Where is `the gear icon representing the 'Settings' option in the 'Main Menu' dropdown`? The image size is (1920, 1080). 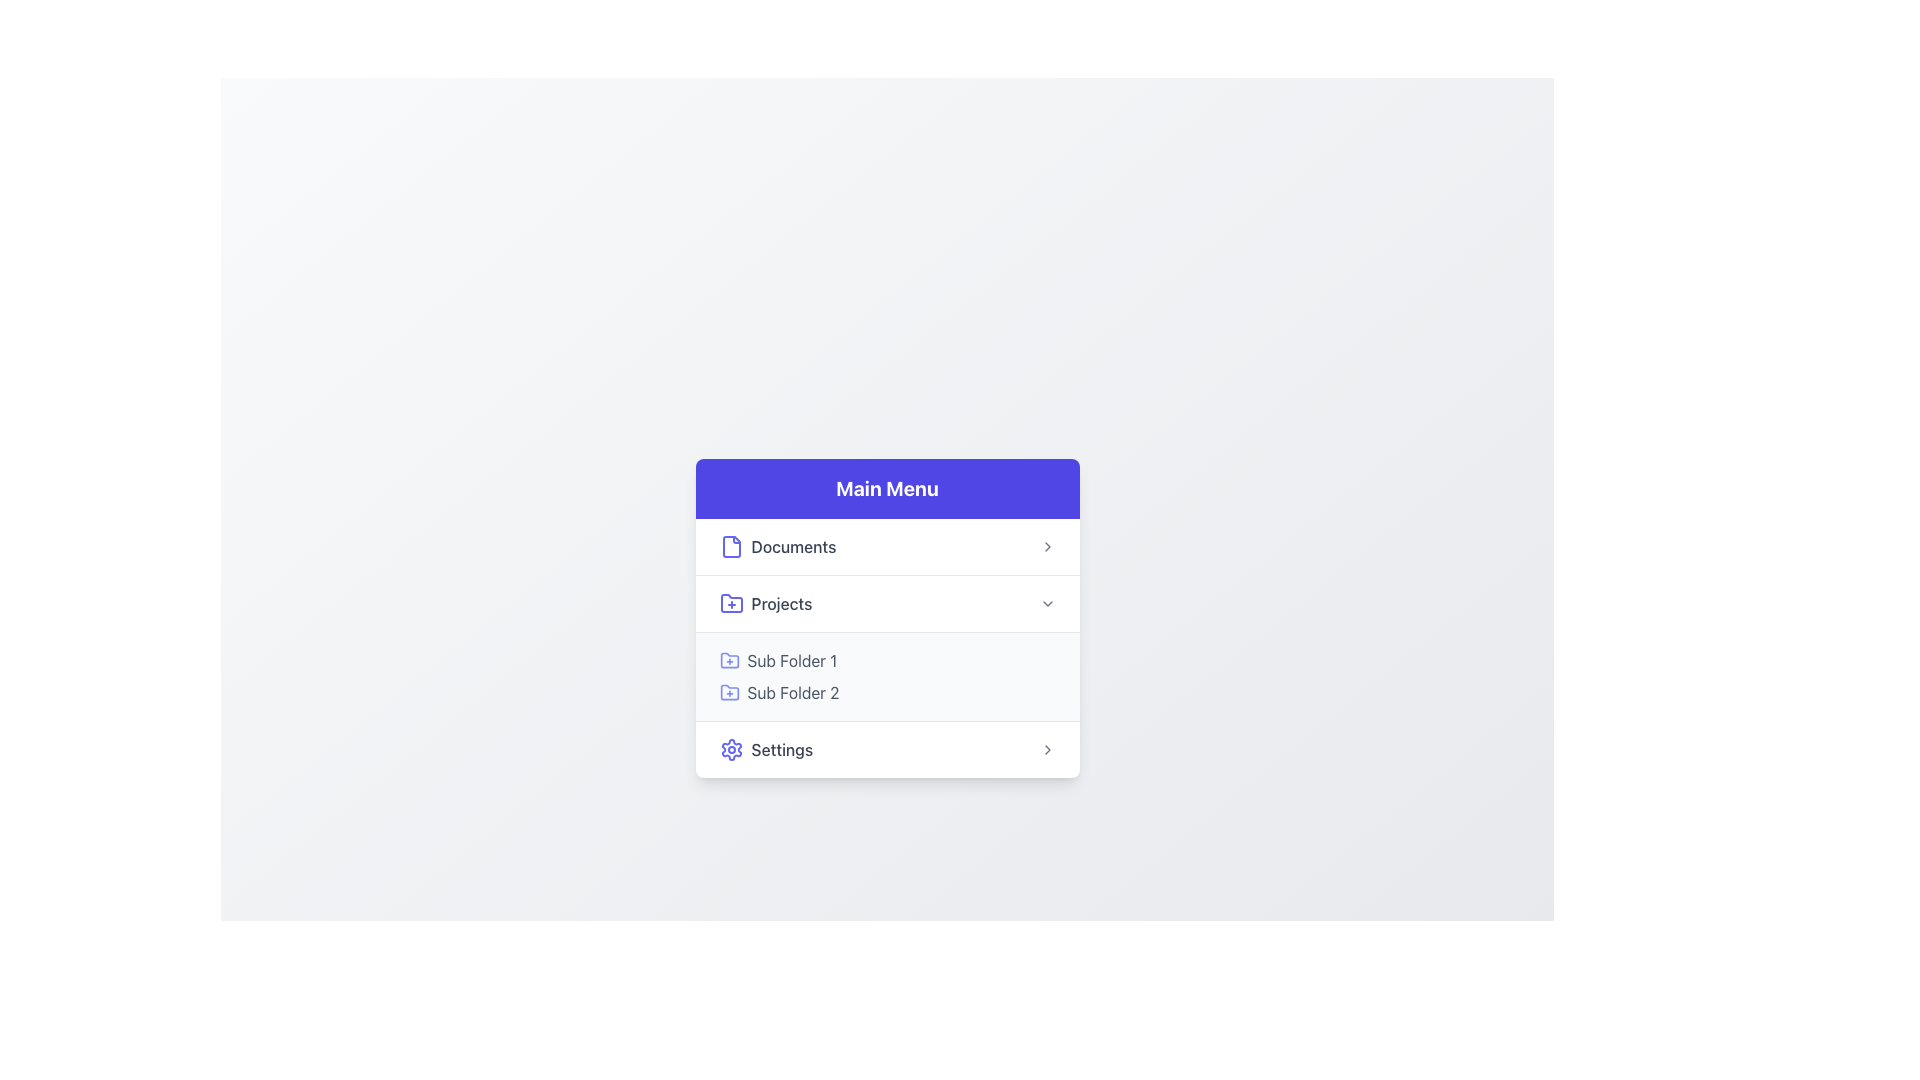
the gear icon representing the 'Settings' option in the 'Main Menu' dropdown is located at coordinates (730, 749).